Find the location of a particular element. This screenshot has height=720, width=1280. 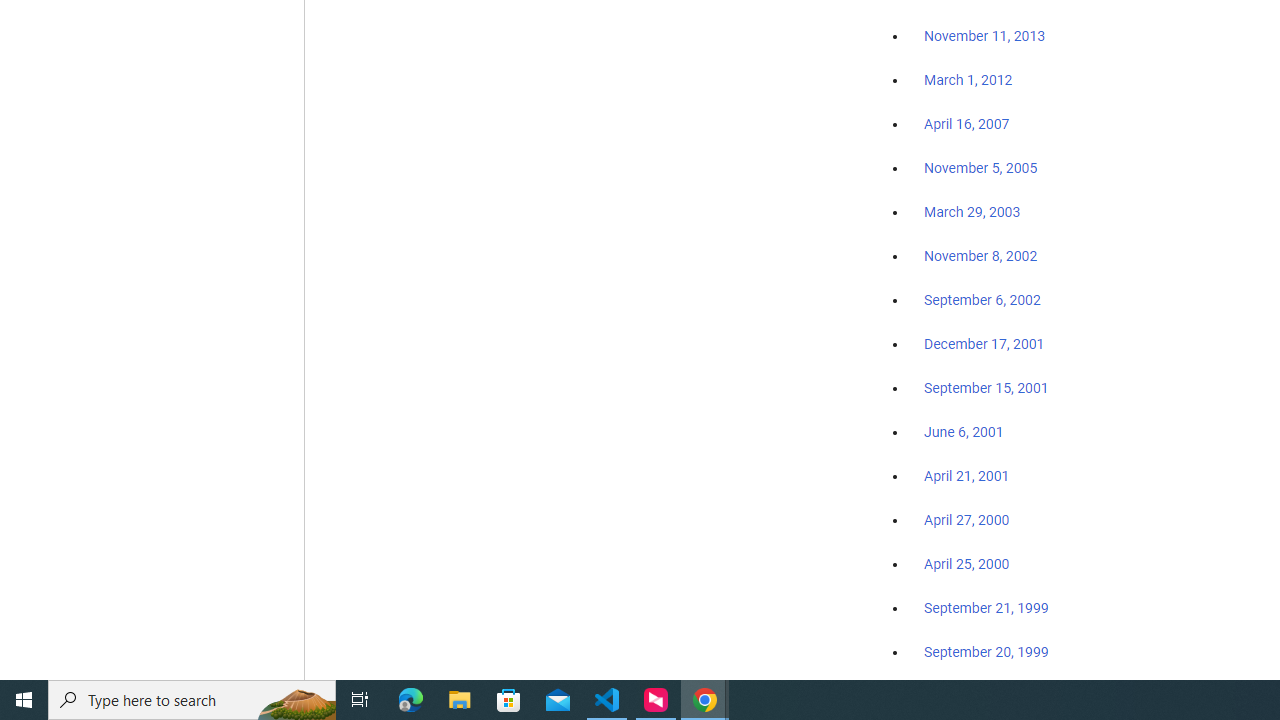

'April 25, 2000' is located at coordinates (967, 564).